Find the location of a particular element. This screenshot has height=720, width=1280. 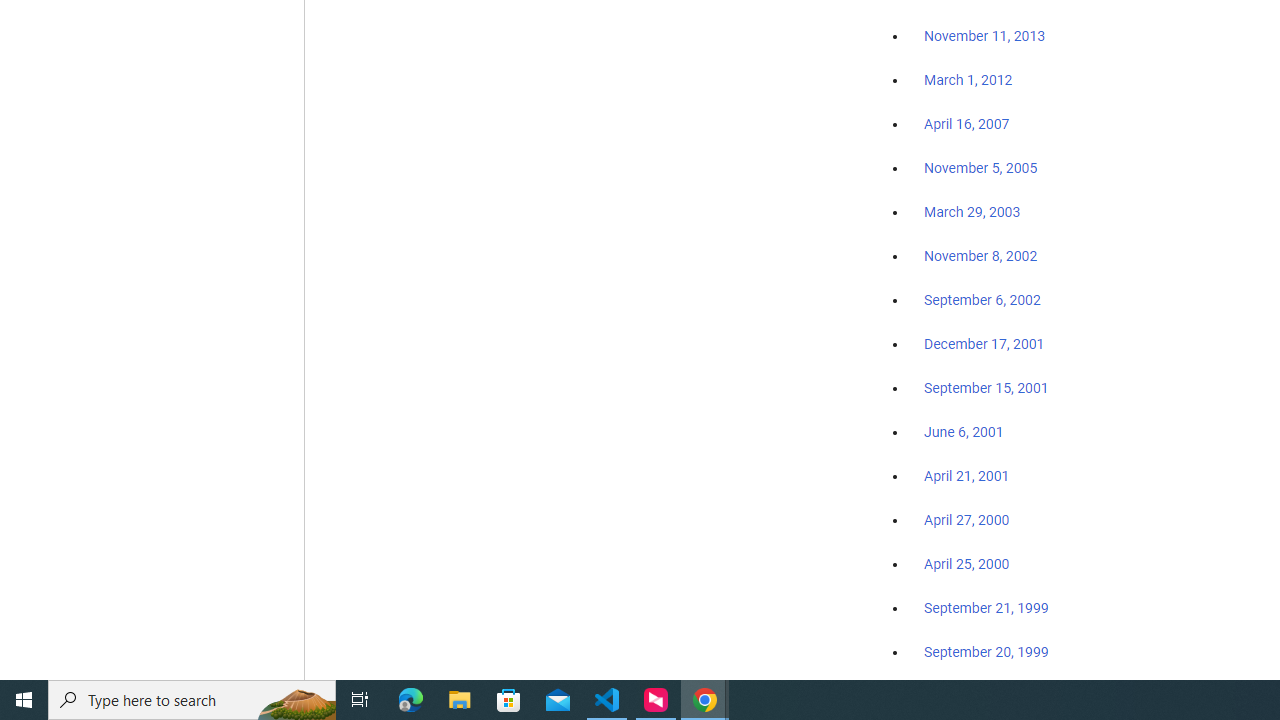

'April 25, 2000' is located at coordinates (967, 564).